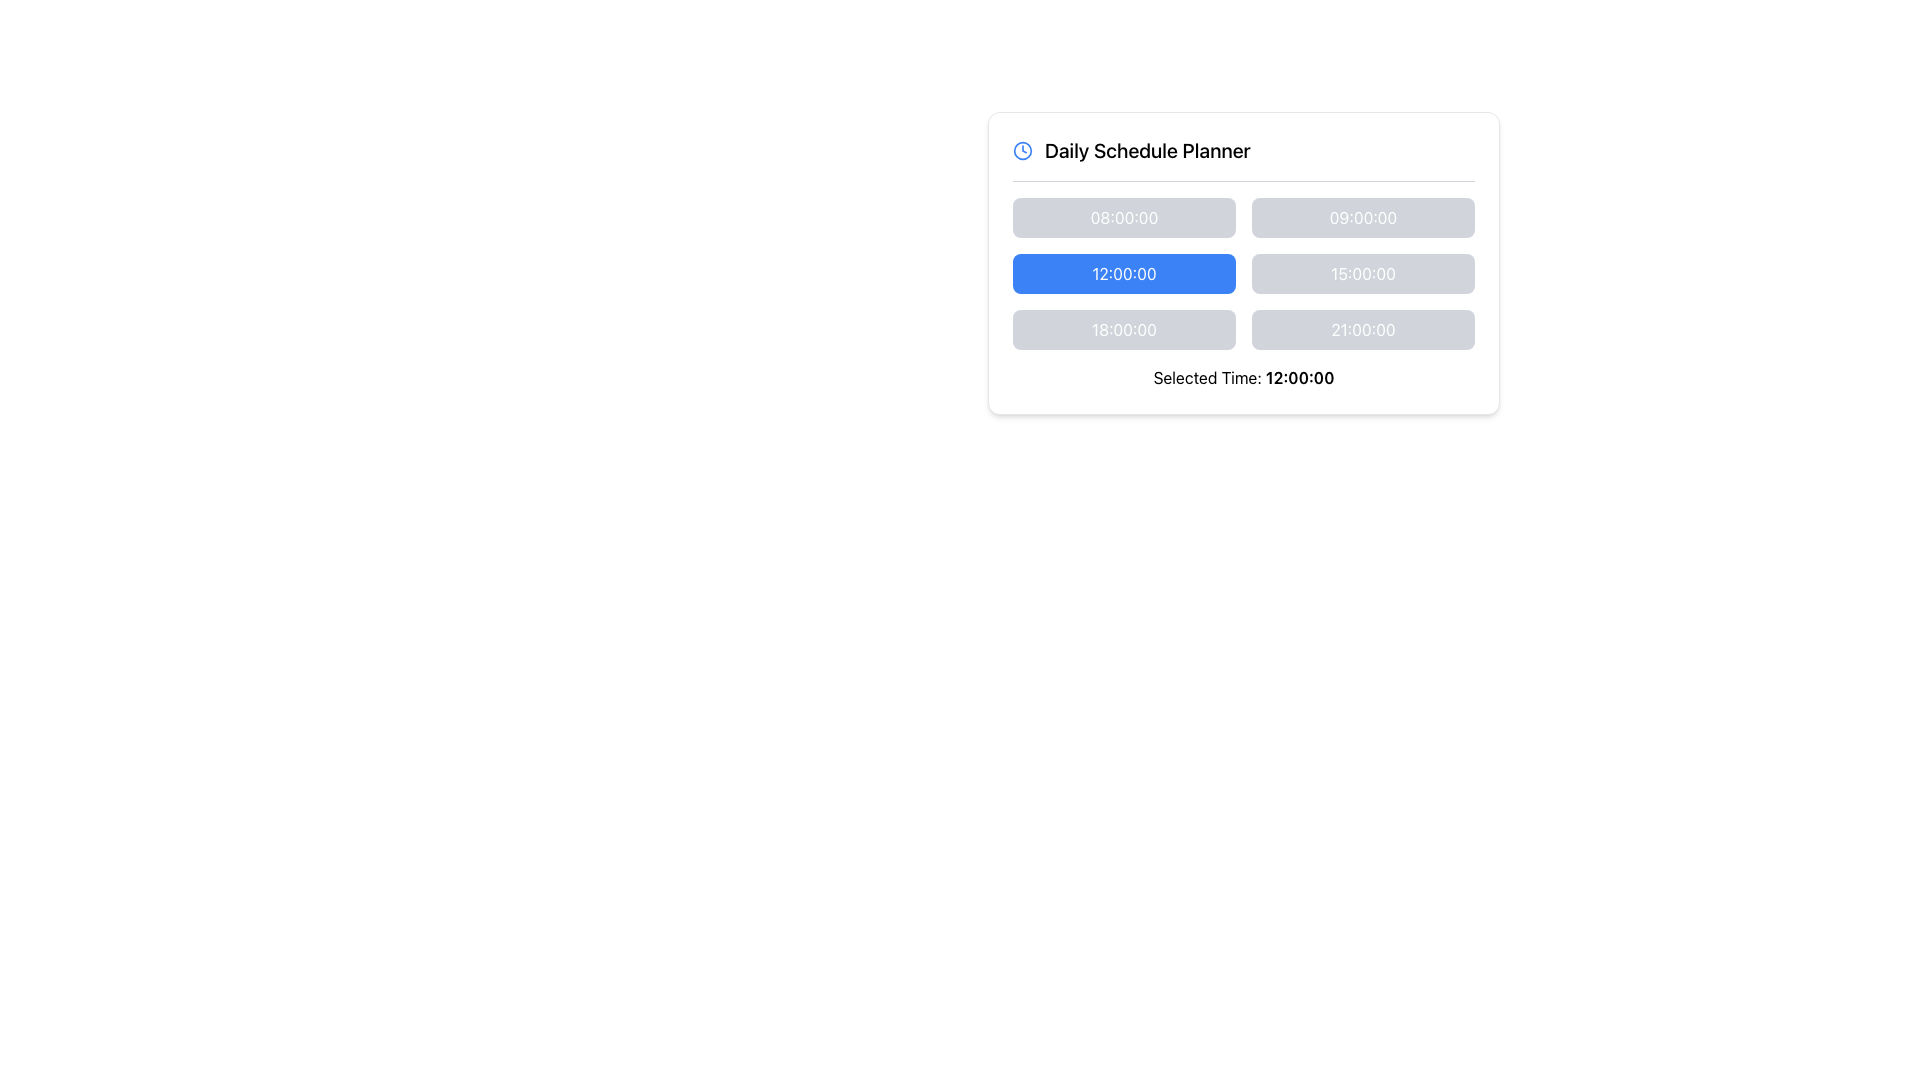 This screenshot has width=1920, height=1080. Describe the element at coordinates (1242, 149) in the screenshot. I see `the text label with an icon that serves as a title for the scheduling features section, located at the top of a card-like section with a white background and gray border` at that location.